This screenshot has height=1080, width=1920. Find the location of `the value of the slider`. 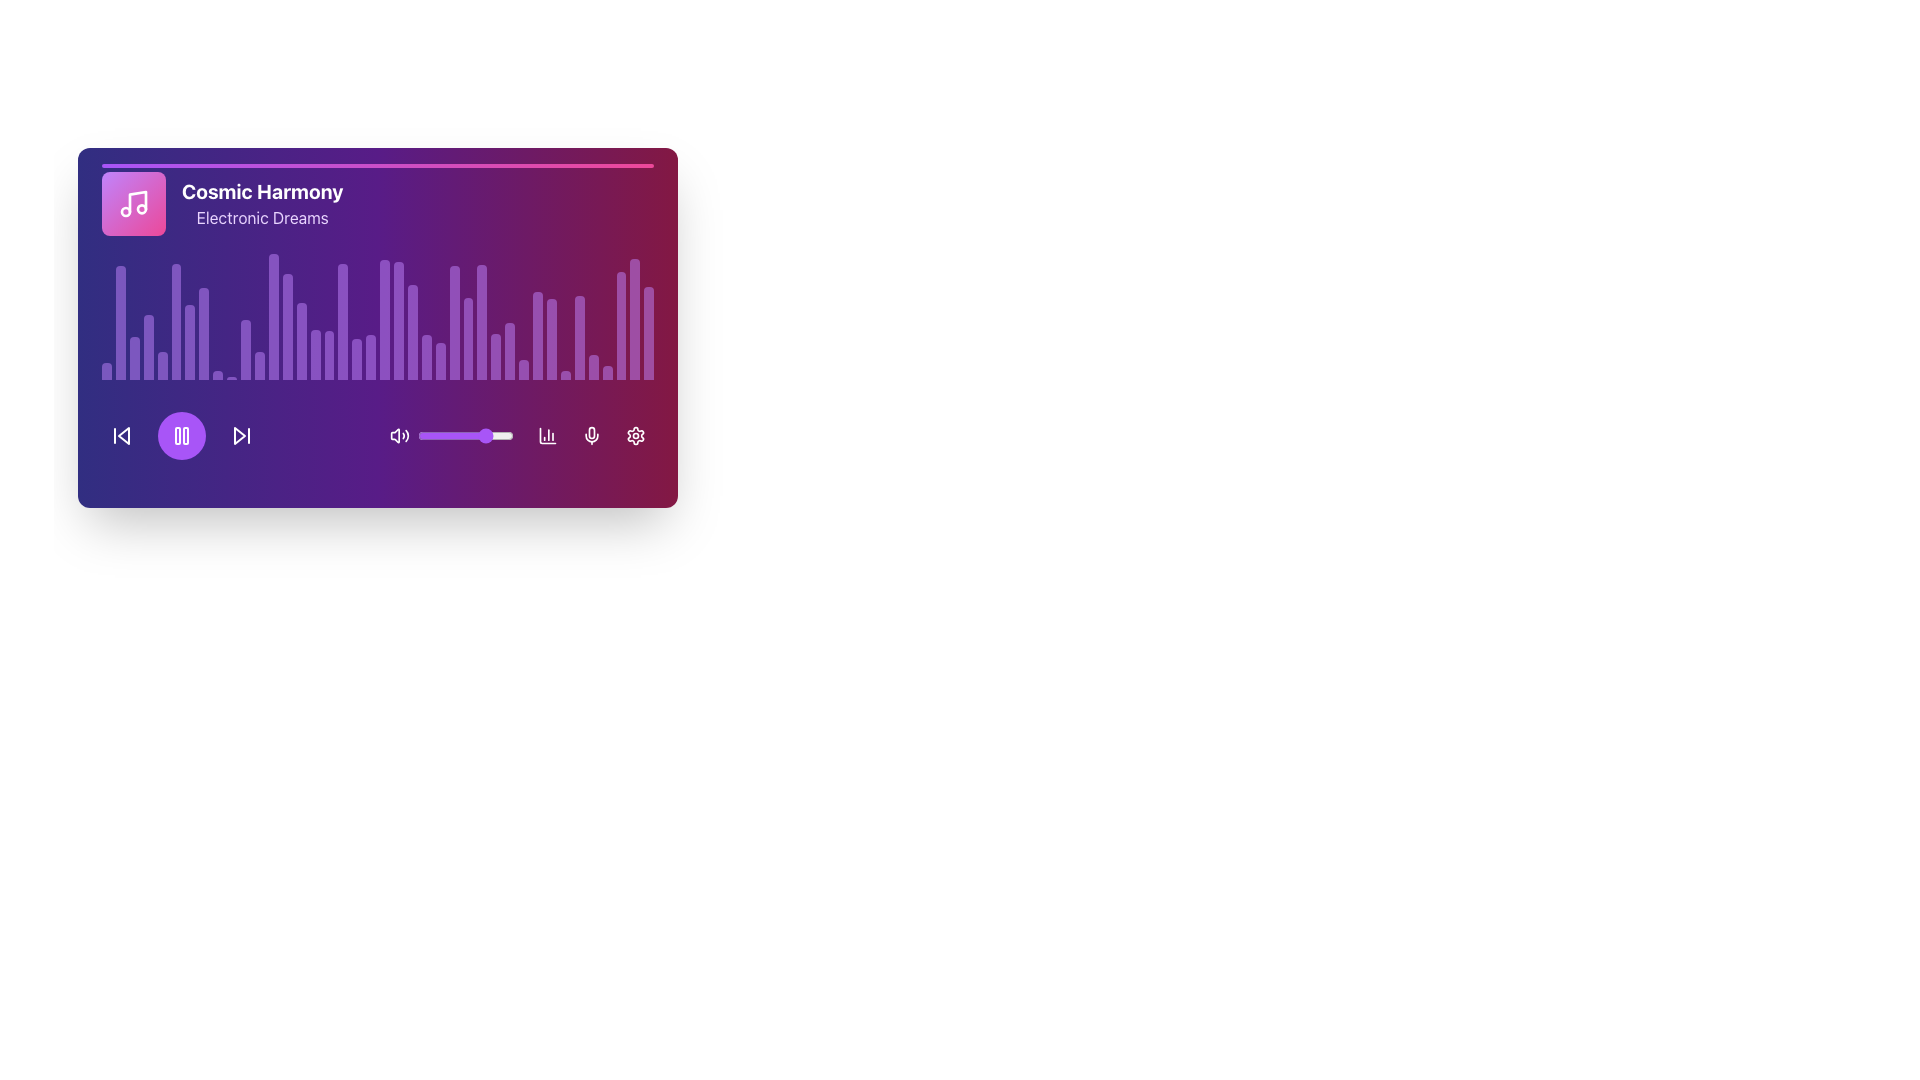

the value of the slider is located at coordinates (426, 434).